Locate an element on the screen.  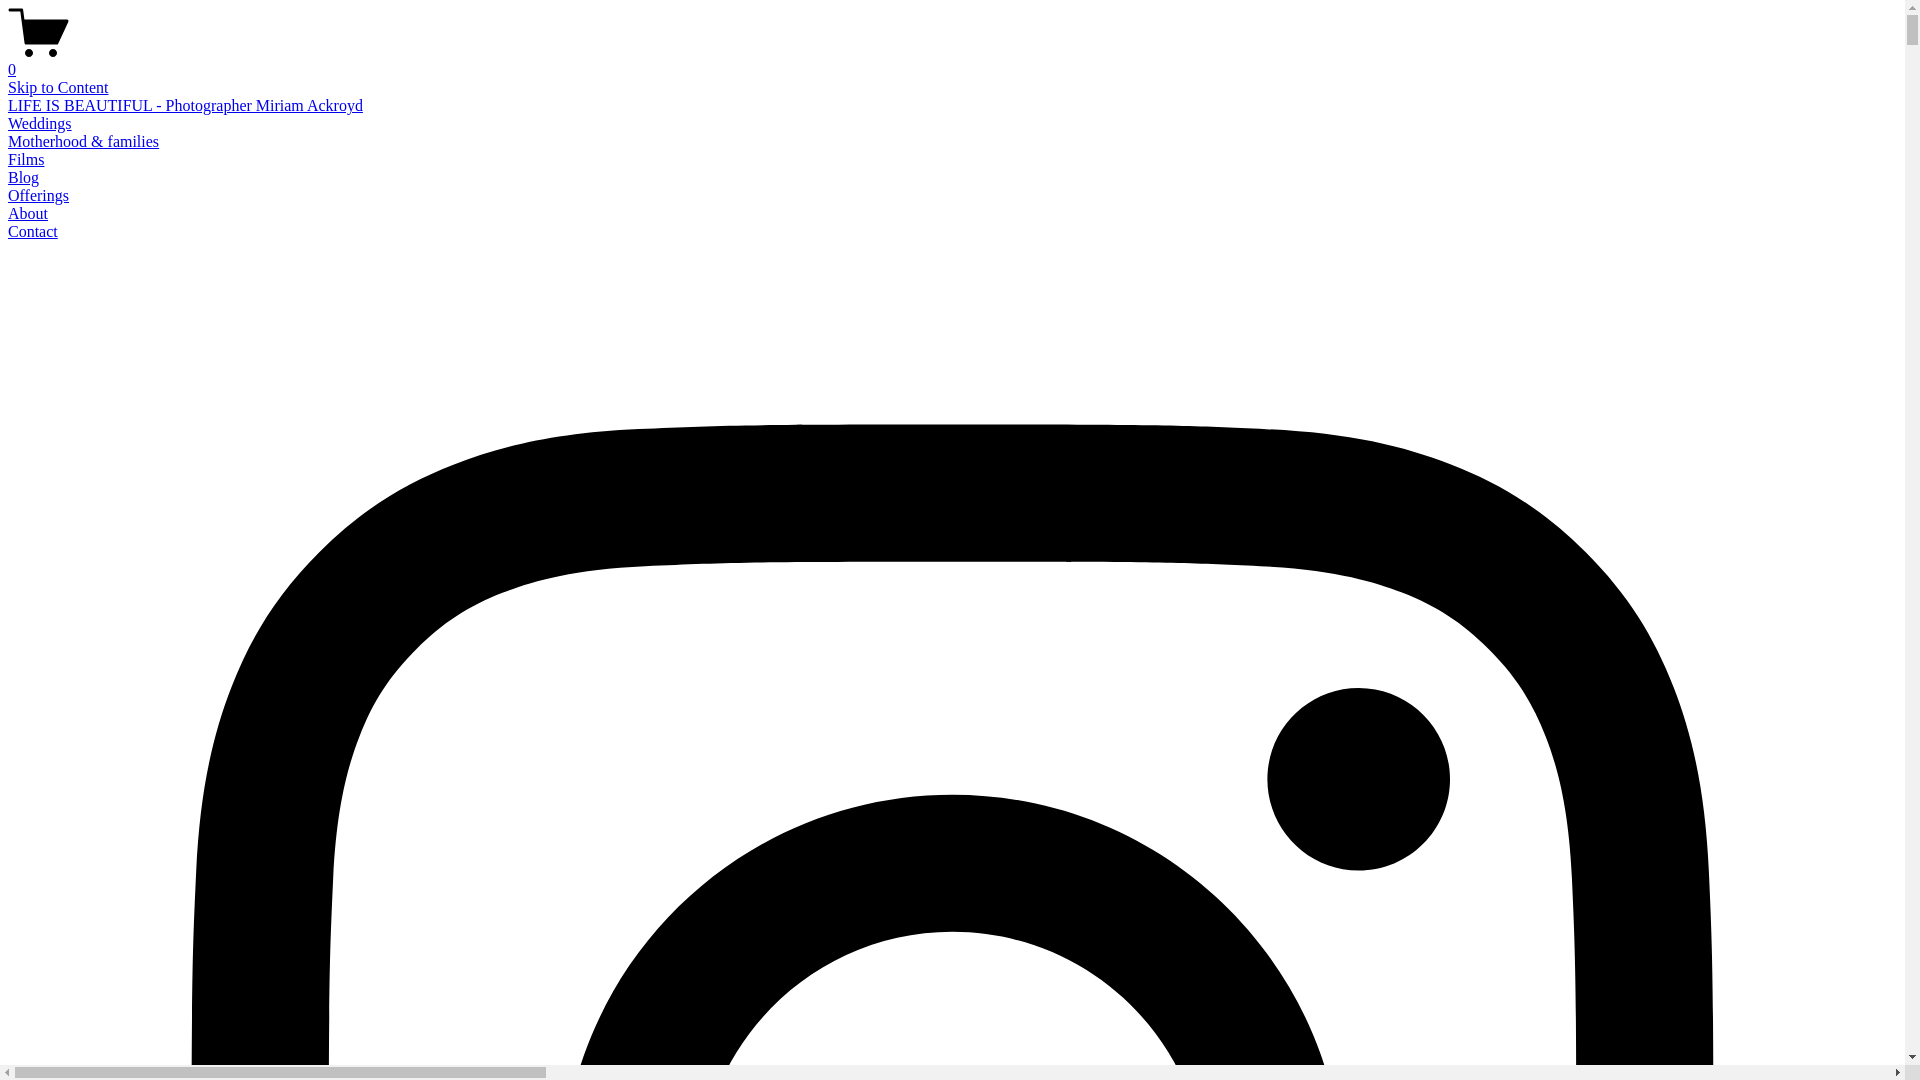
'Motherhood & families' is located at coordinates (82, 140).